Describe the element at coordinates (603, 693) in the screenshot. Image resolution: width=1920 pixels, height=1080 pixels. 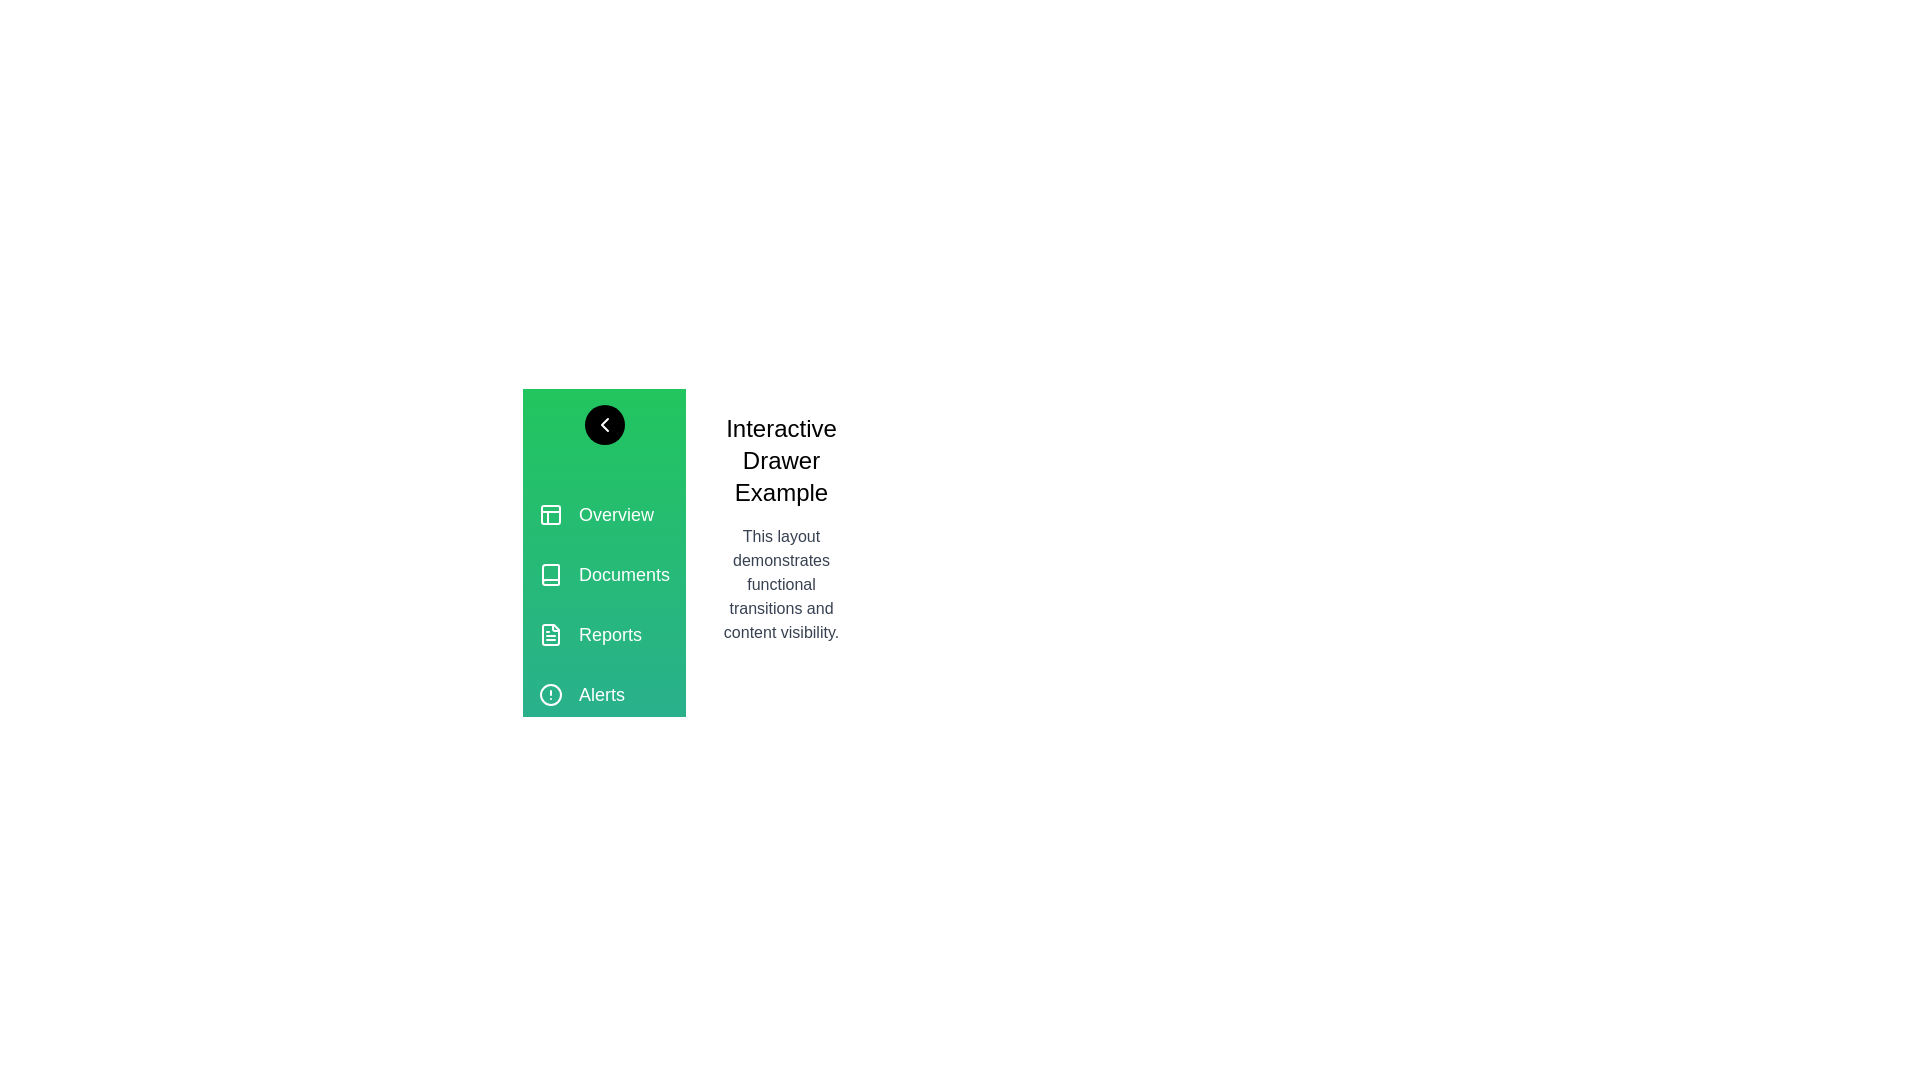
I see `the section labeled Alerts in the drawer` at that location.